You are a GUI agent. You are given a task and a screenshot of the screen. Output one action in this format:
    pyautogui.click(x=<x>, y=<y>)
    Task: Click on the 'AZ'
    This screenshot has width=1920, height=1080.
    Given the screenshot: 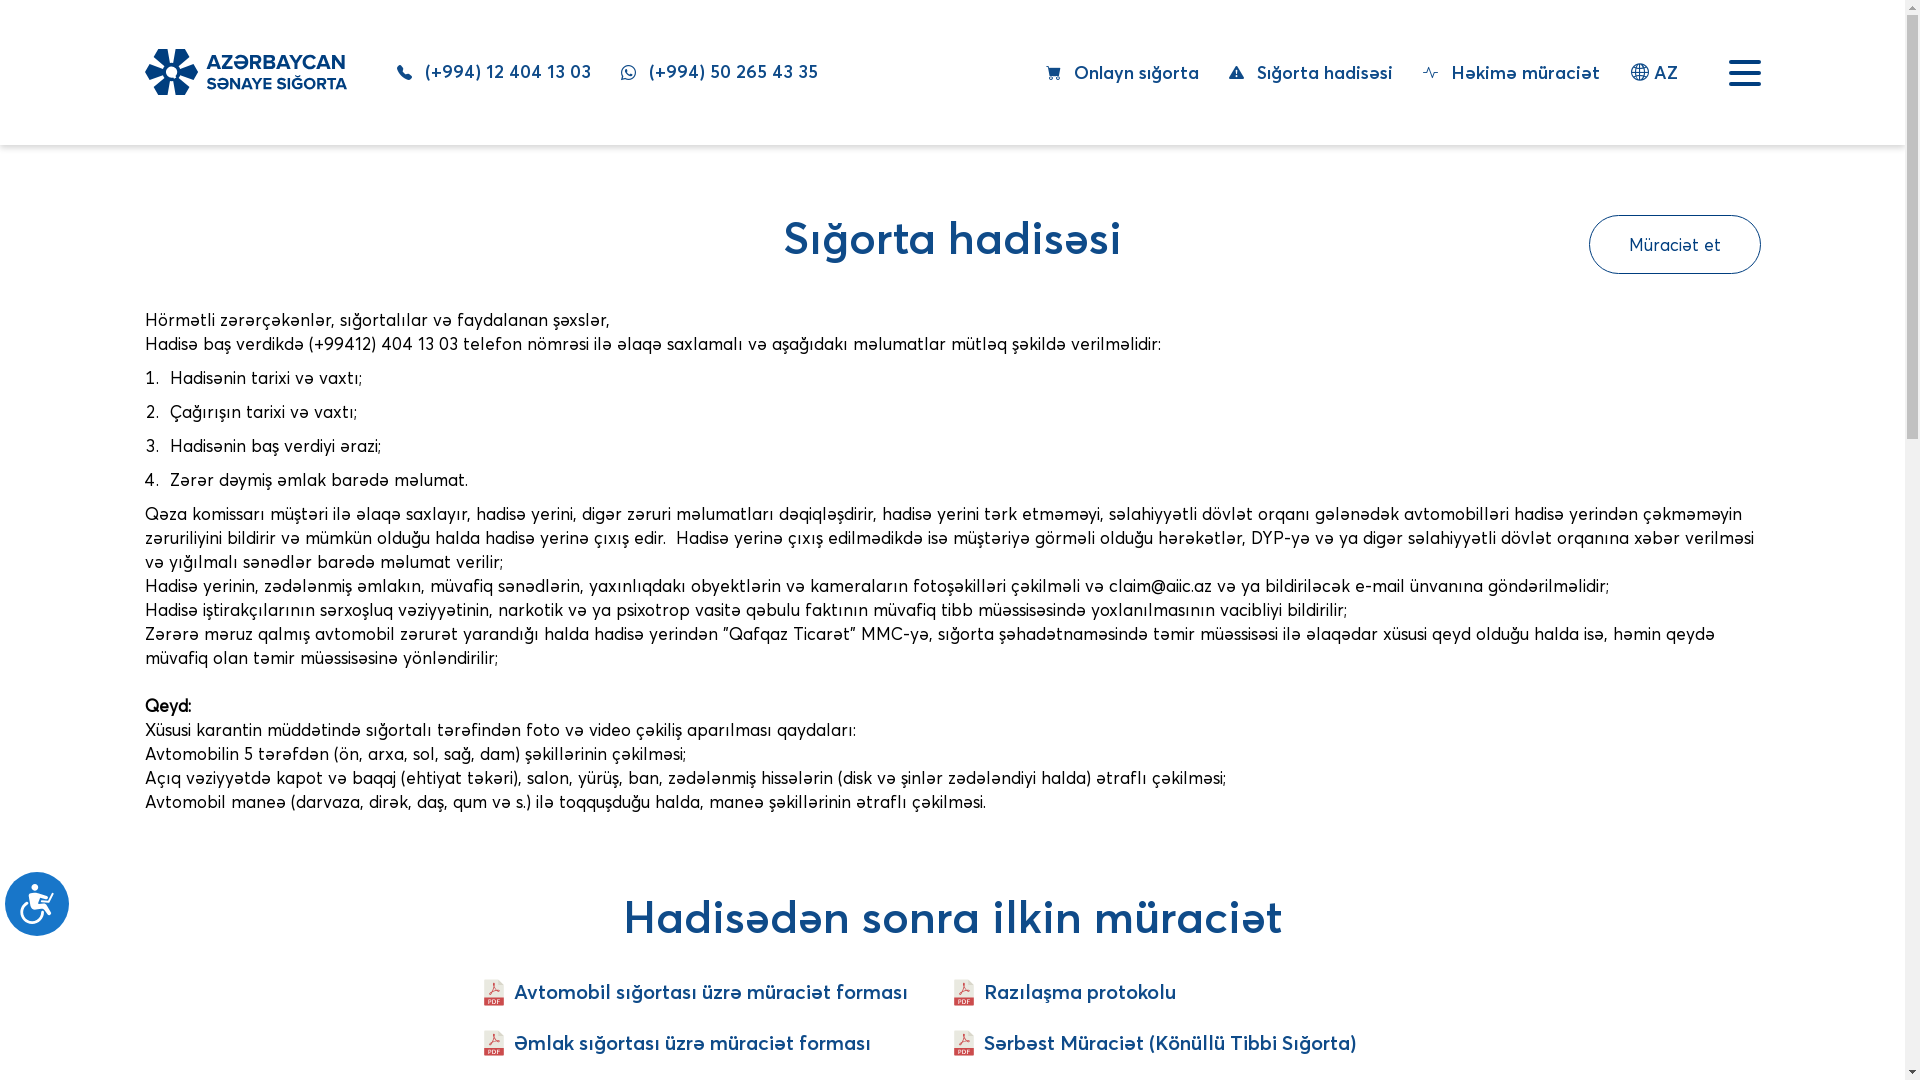 What is the action you would take?
    pyautogui.click(x=1654, y=71)
    